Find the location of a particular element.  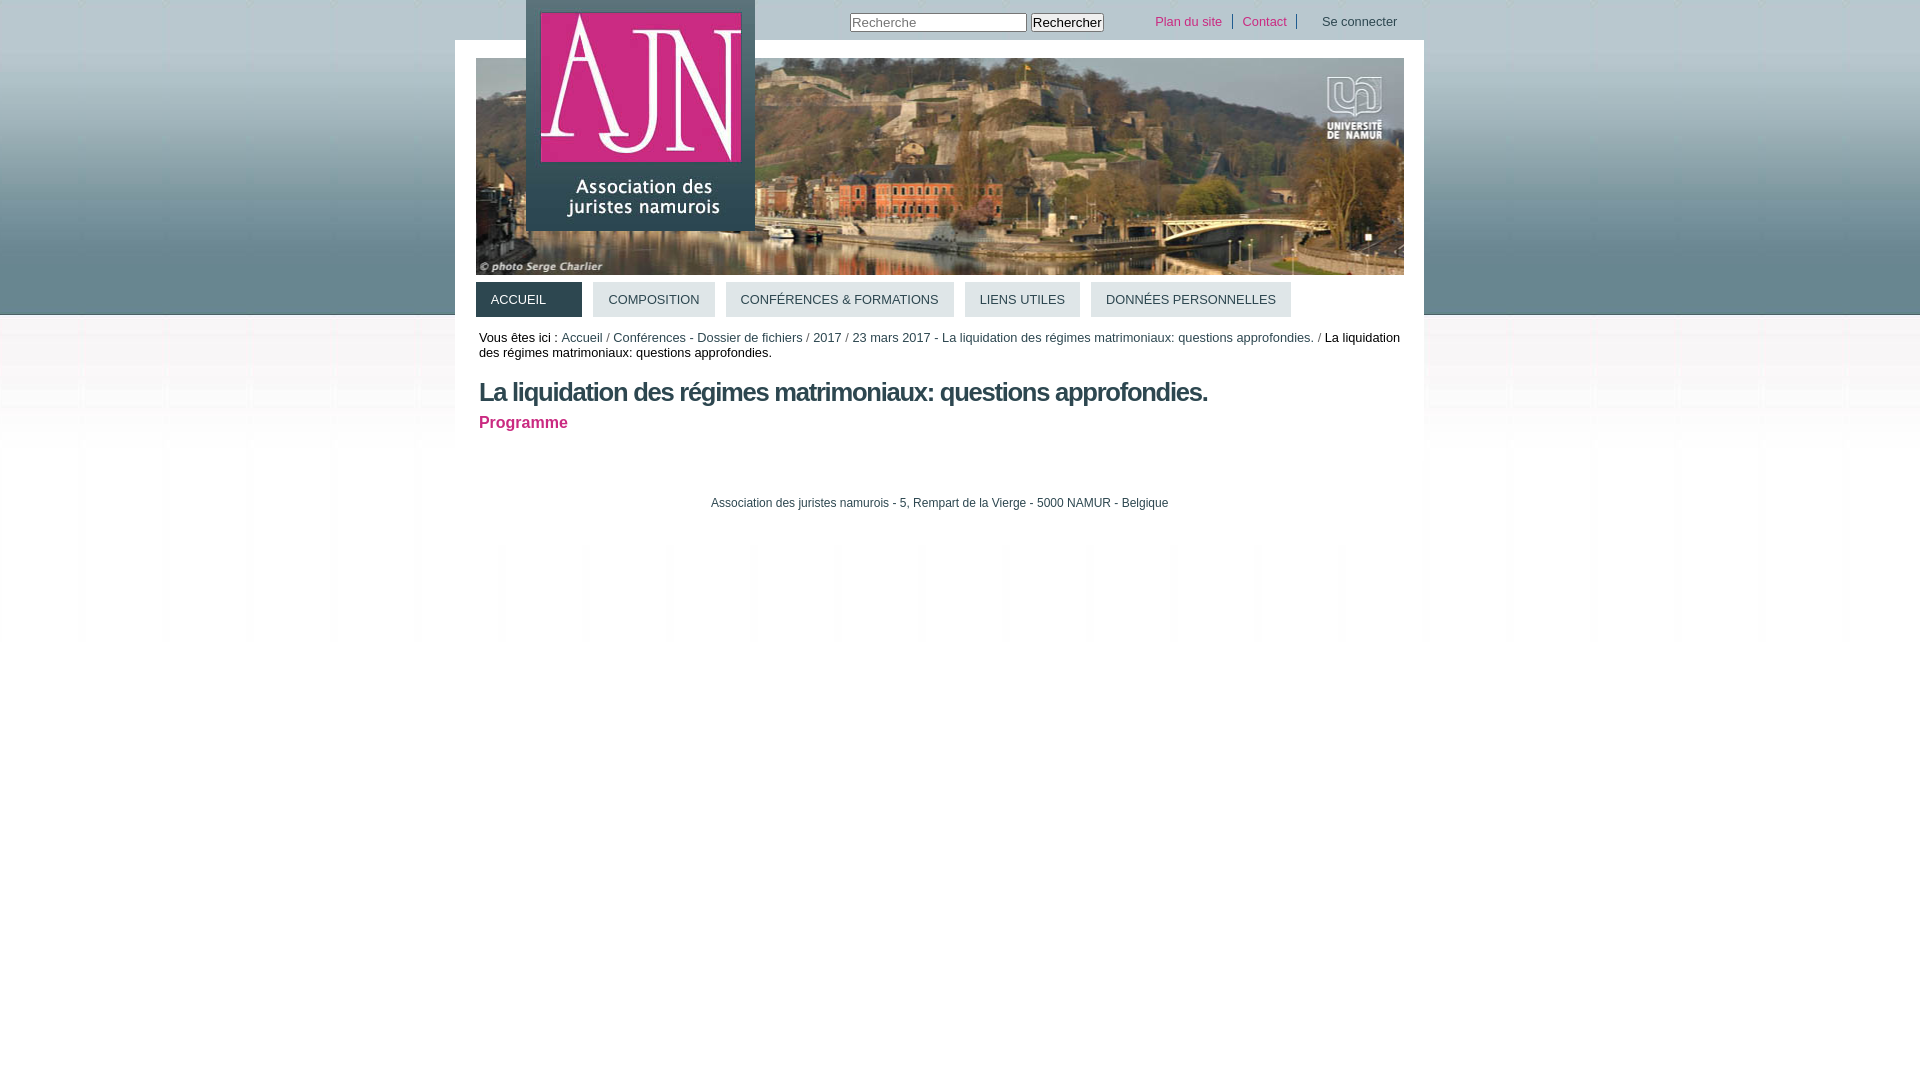

'Programme' is located at coordinates (523, 421).